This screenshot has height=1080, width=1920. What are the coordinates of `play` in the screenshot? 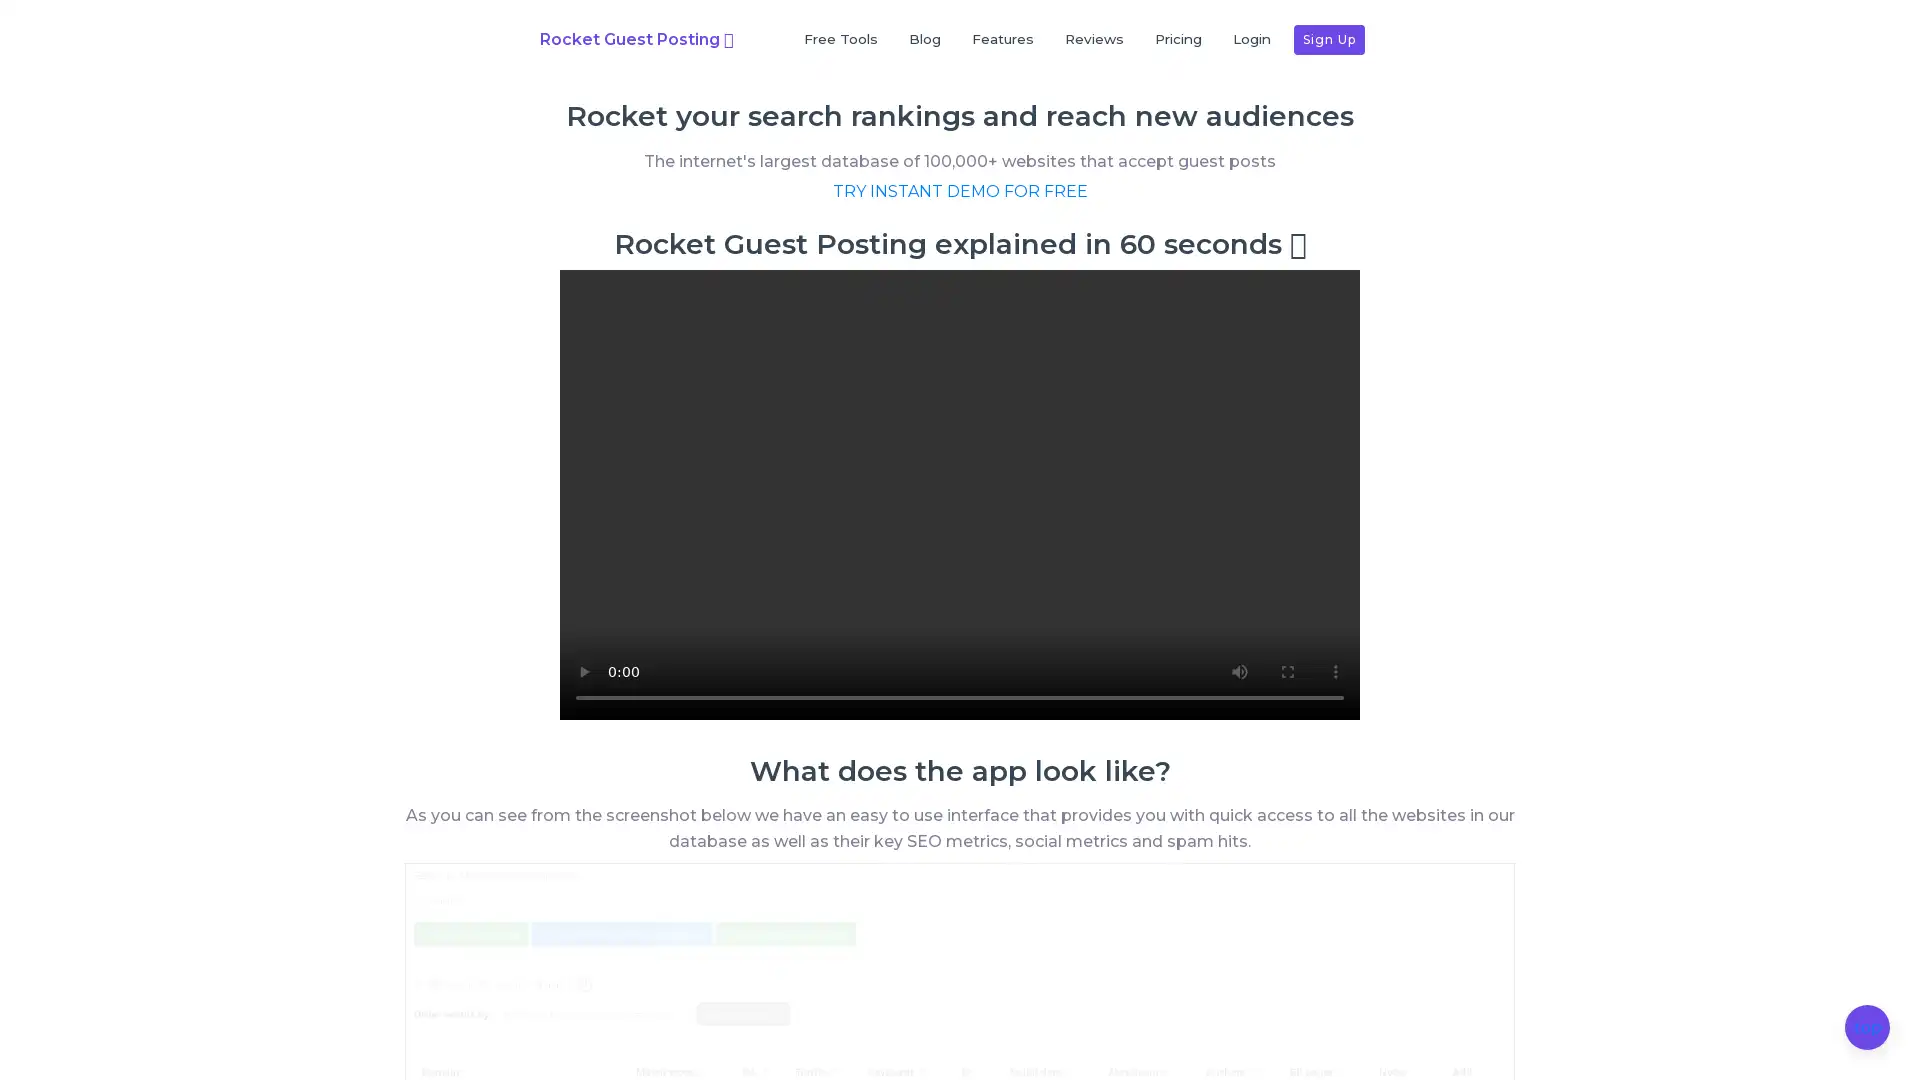 It's located at (583, 721).